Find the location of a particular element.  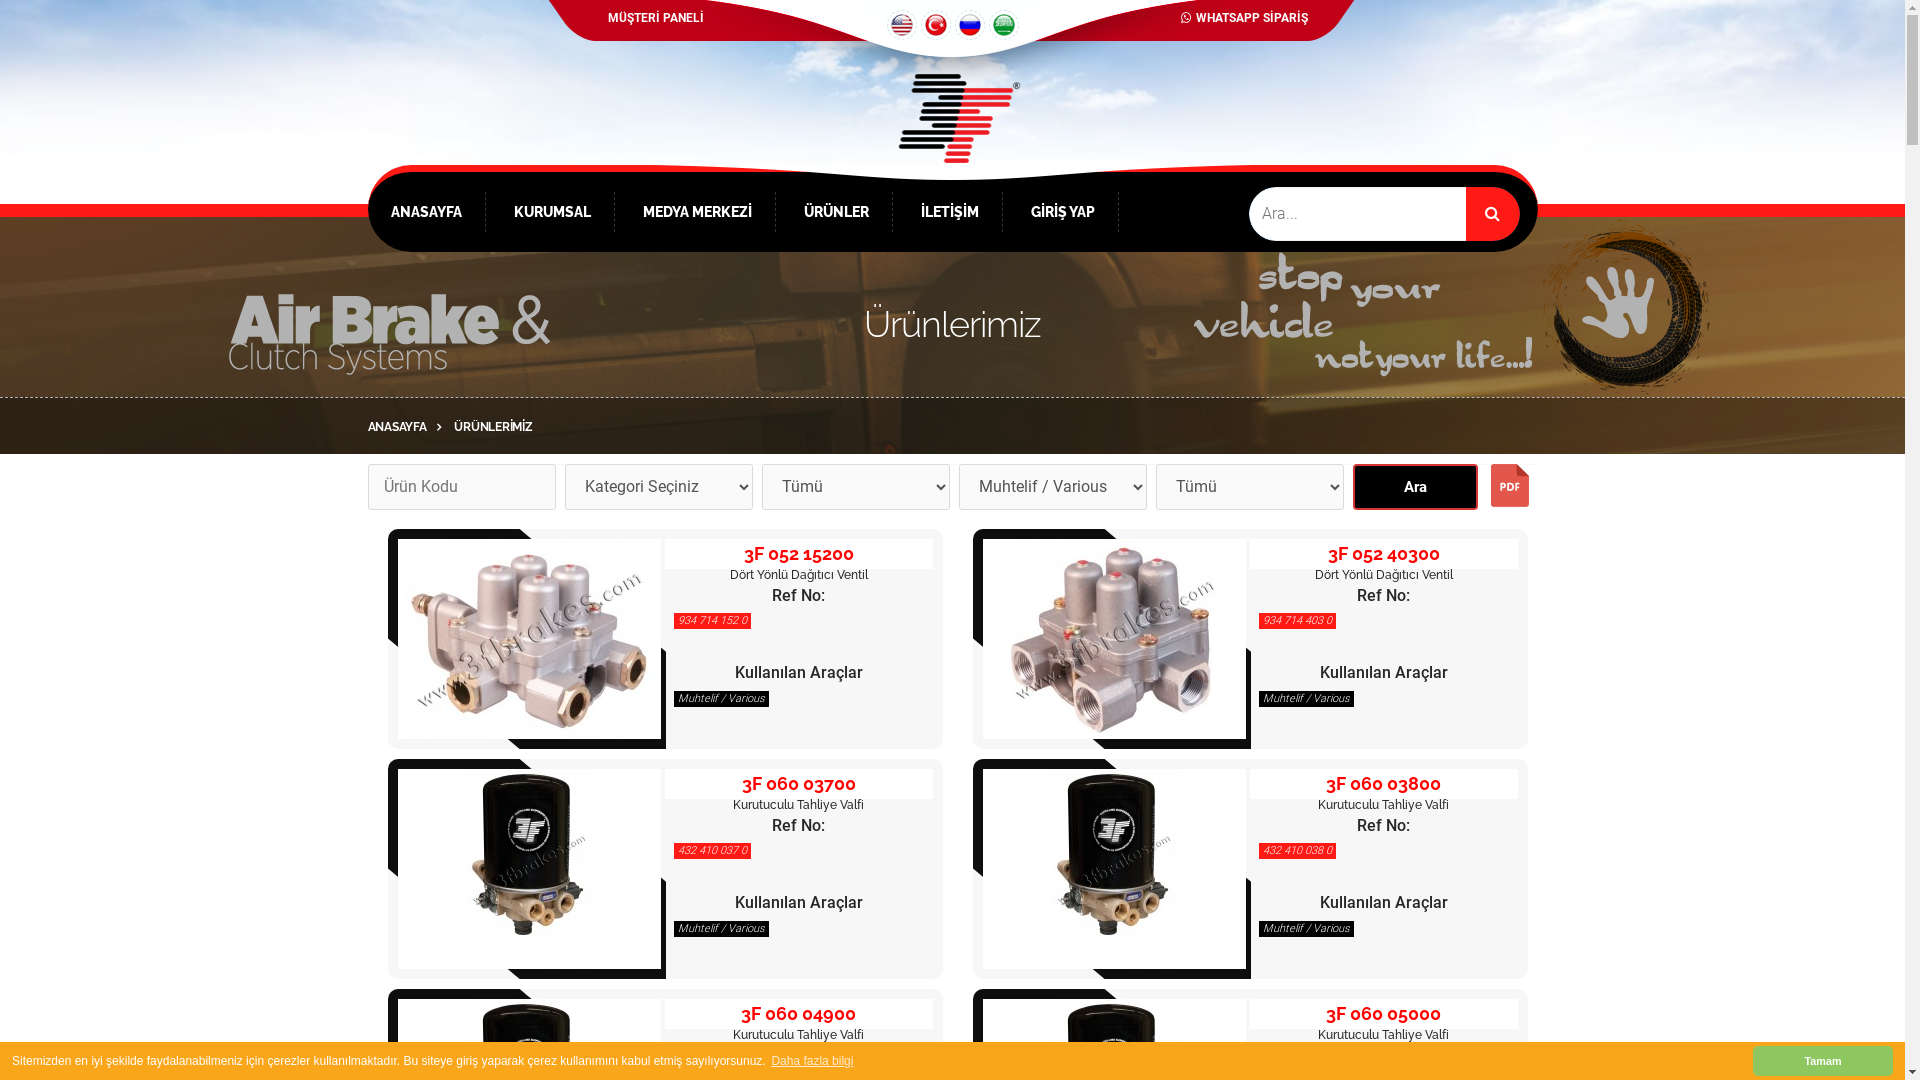

'Ara' is located at coordinates (1413, 486).